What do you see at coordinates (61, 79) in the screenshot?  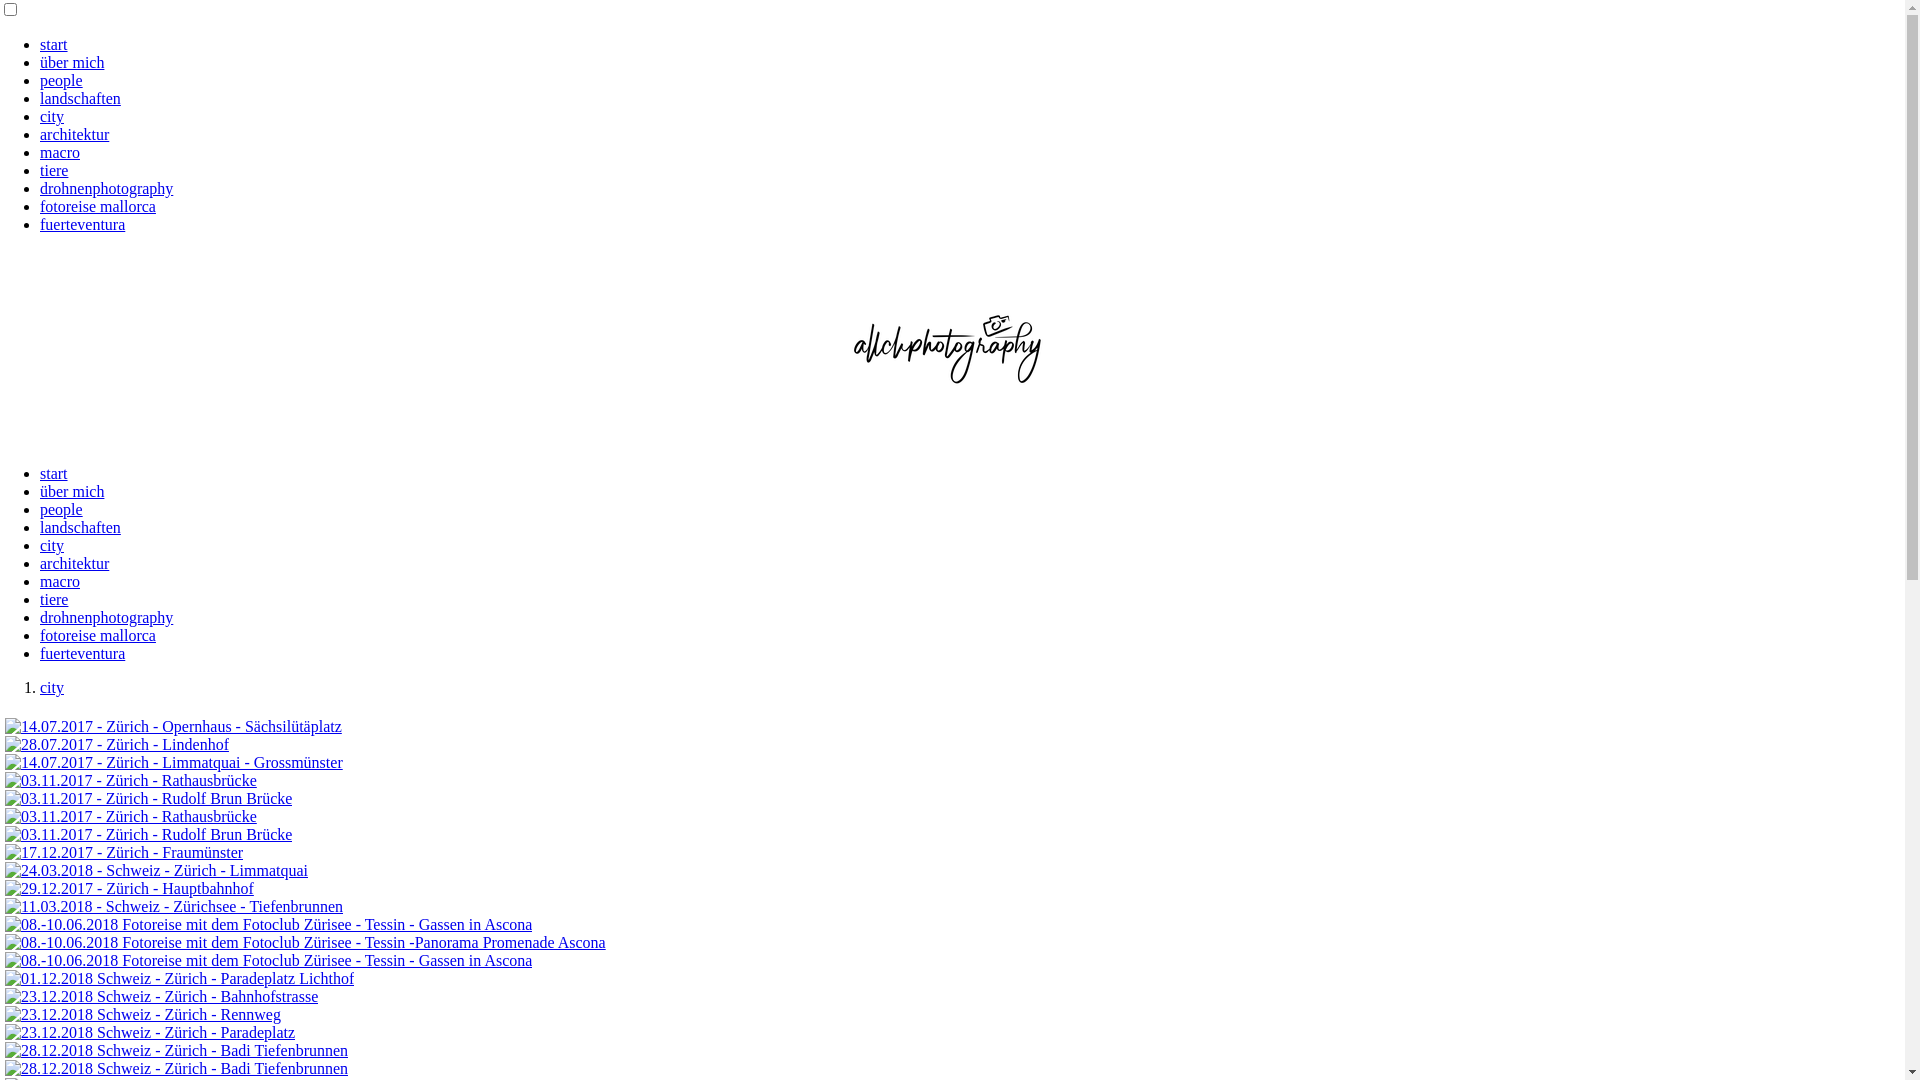 I see `'people'` at bounding box center [61, 79].